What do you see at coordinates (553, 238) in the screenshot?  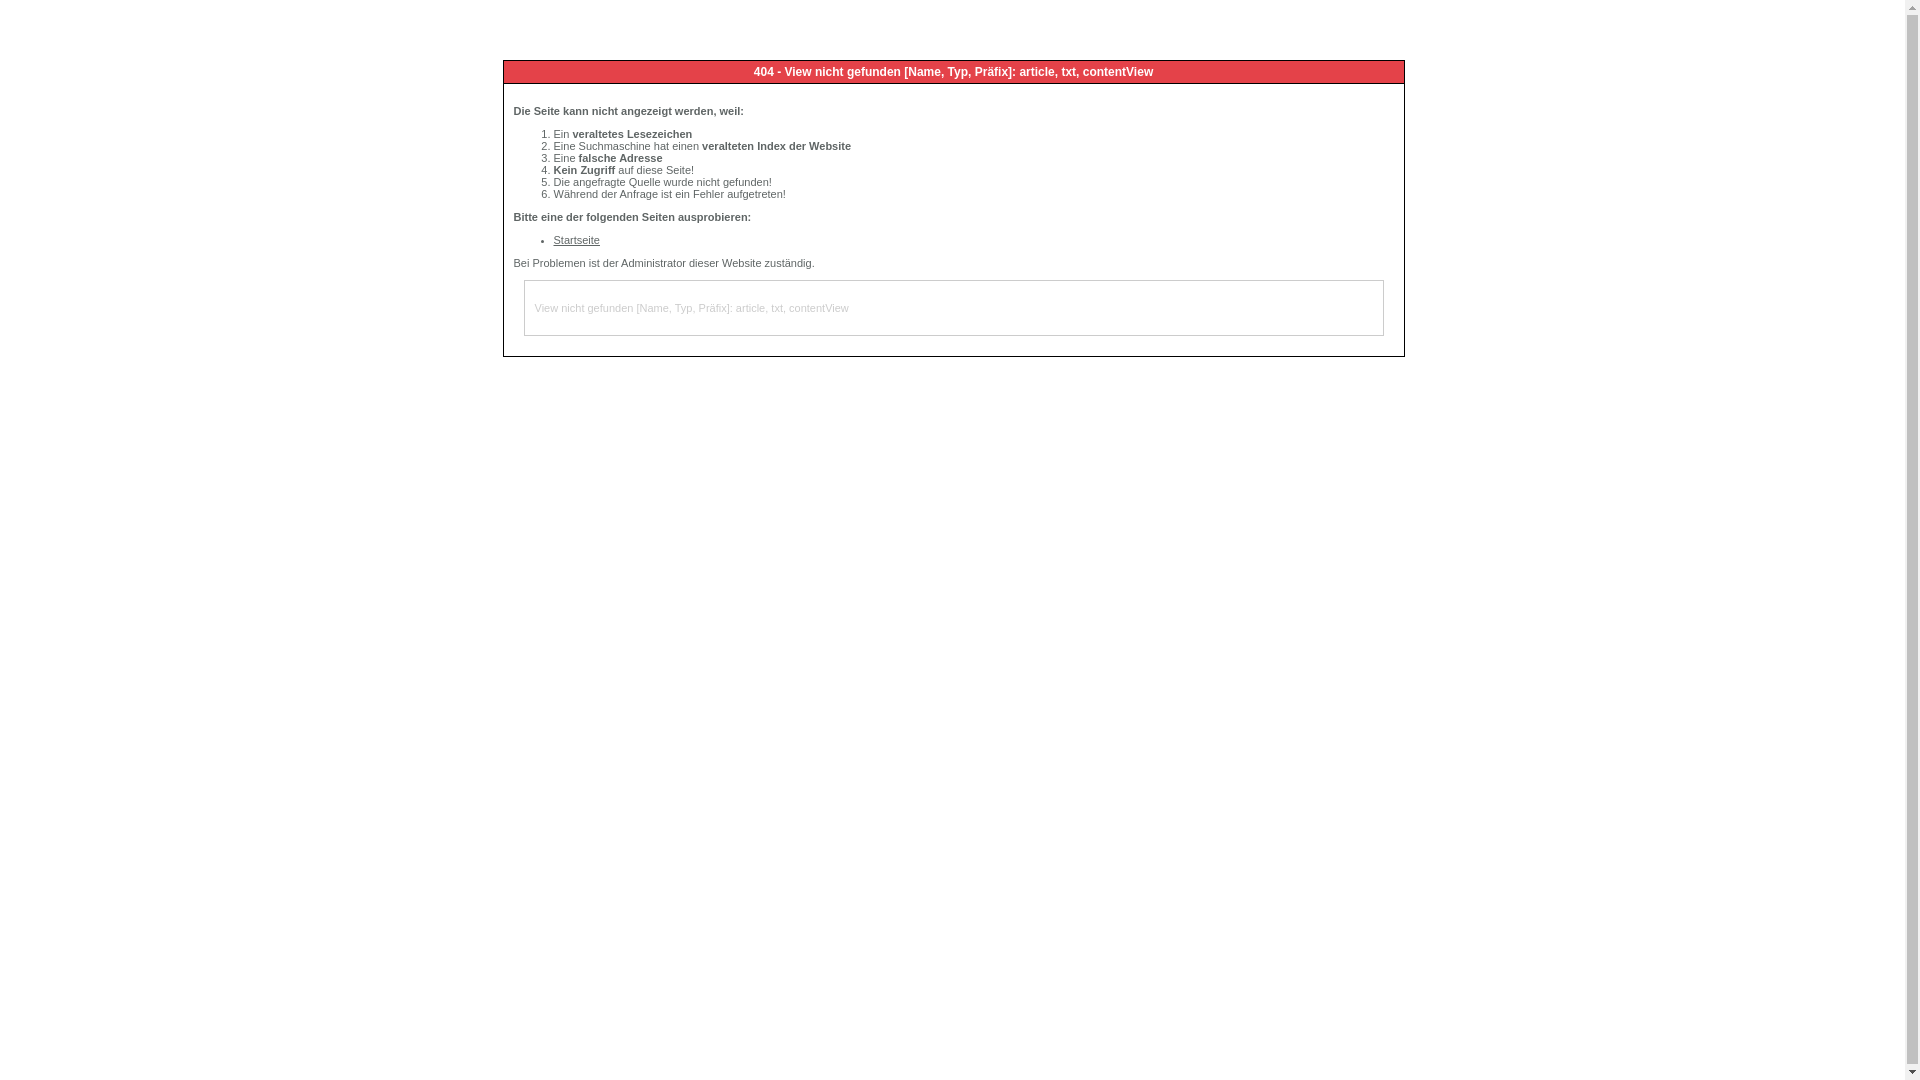 I see `'Startseite'` at bounding box center [553, 238].